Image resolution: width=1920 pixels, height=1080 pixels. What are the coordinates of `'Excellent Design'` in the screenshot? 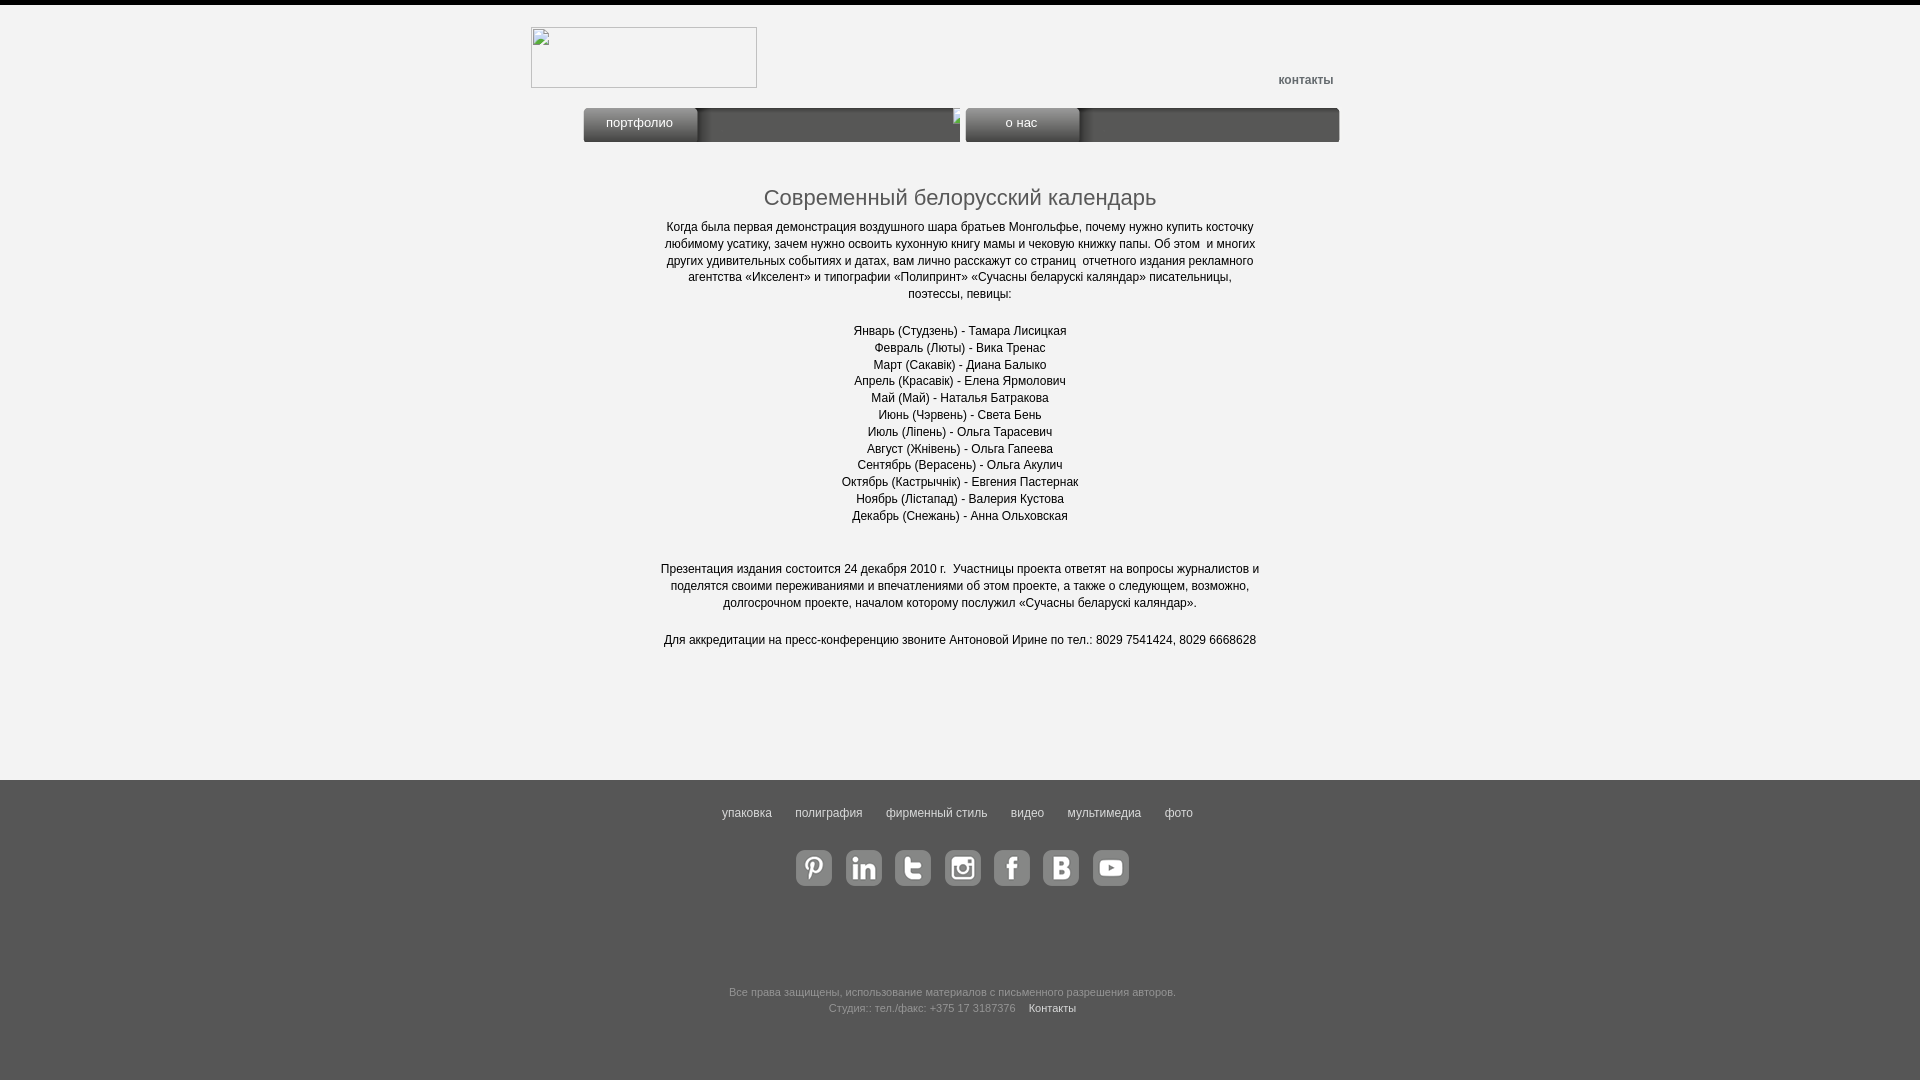 It's located at (643, 83).